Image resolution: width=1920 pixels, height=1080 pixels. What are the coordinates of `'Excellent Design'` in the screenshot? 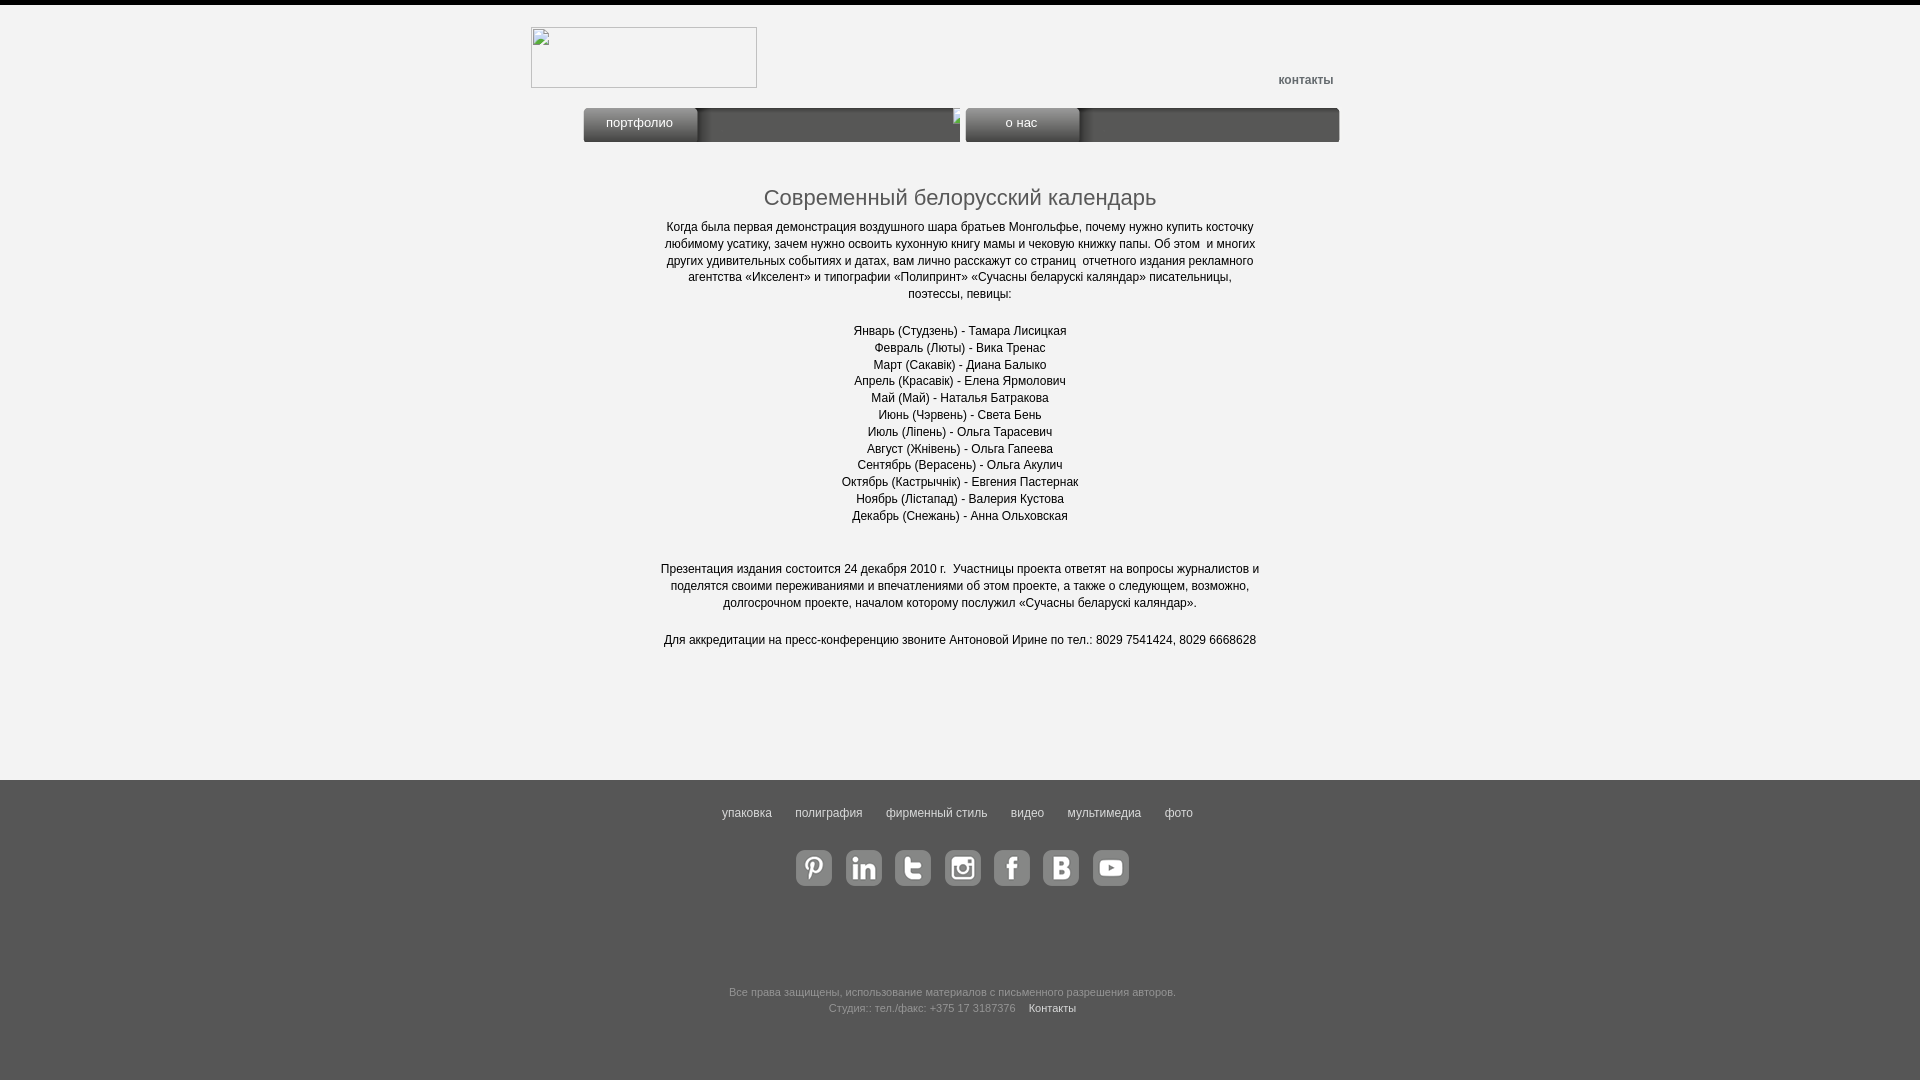 It's located at (643, 83).